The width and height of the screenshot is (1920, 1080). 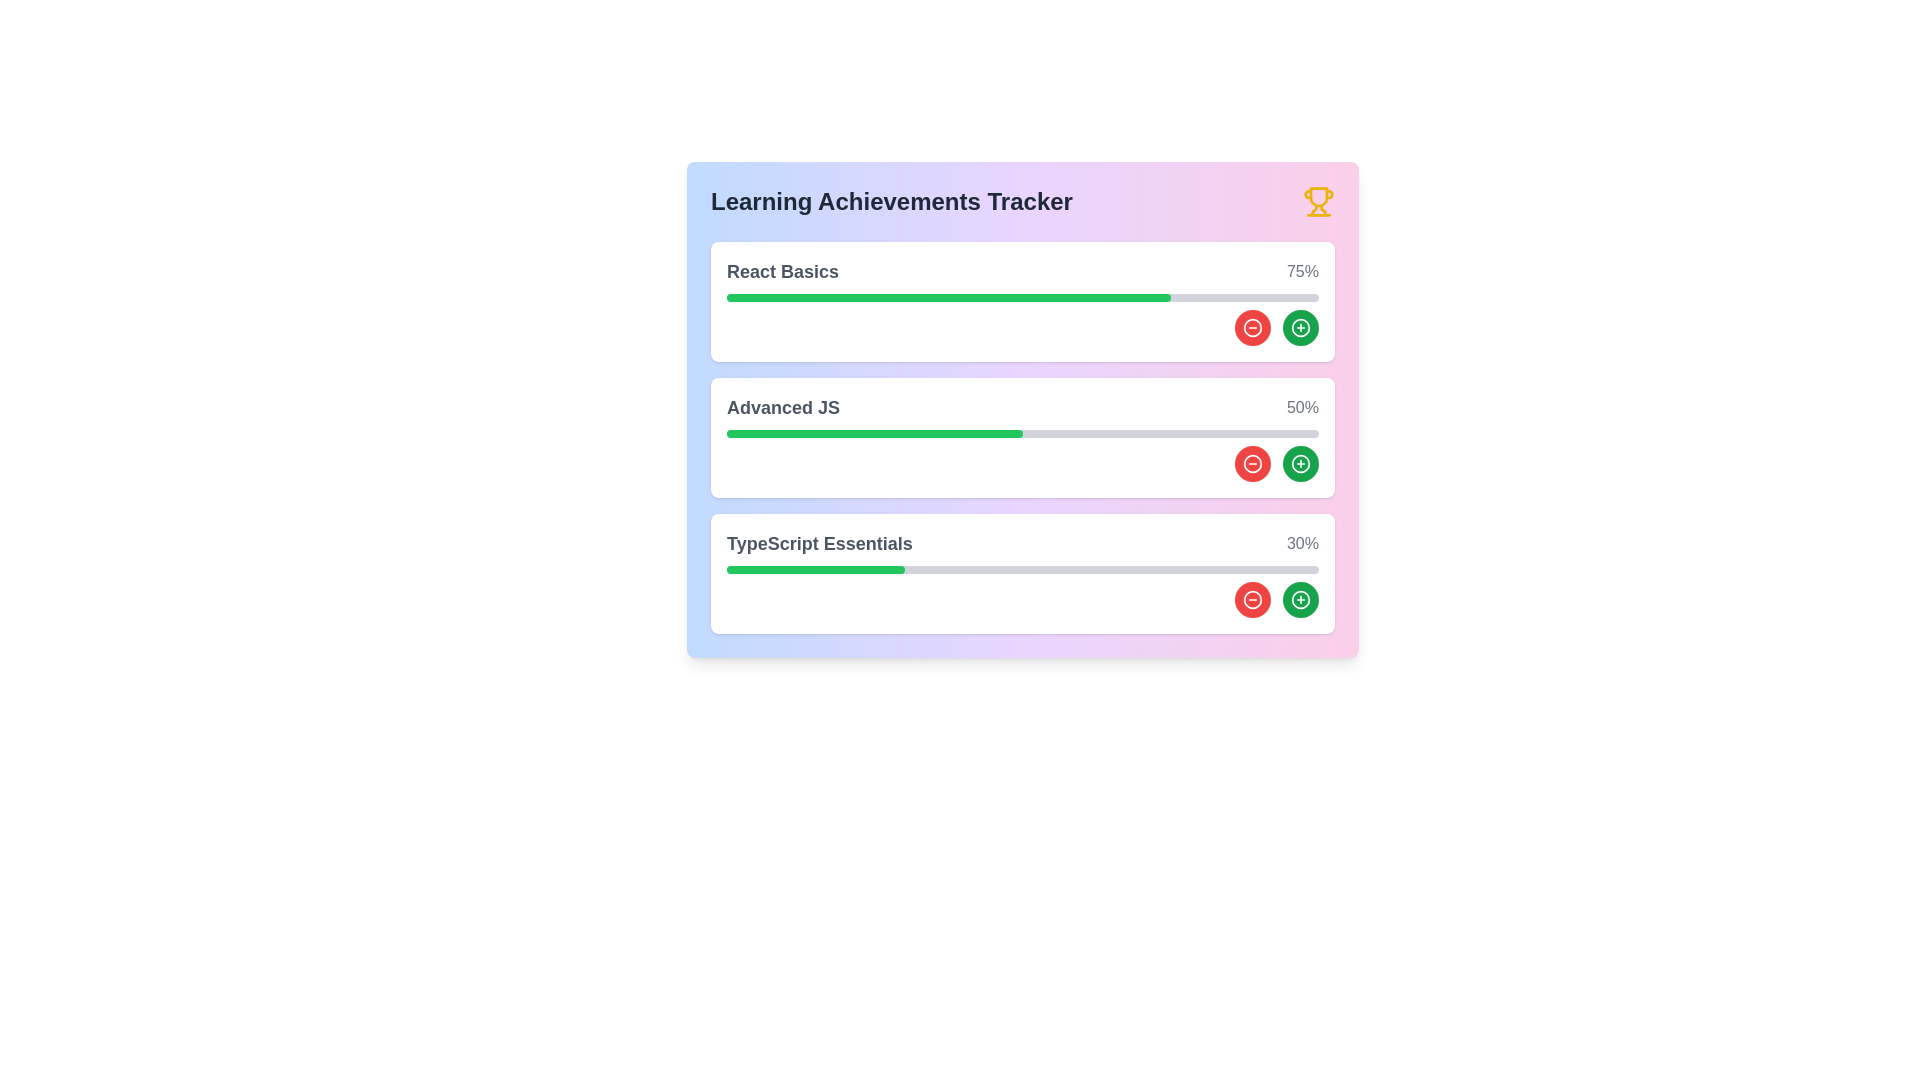 What do you see at coordinates (1022, 297) in the screenshot?
I see `the horizontal progress bar indicating 75% progress located beneath the text 'React Basics' and the percentage '75%'` at bounding box center [1022, 297].